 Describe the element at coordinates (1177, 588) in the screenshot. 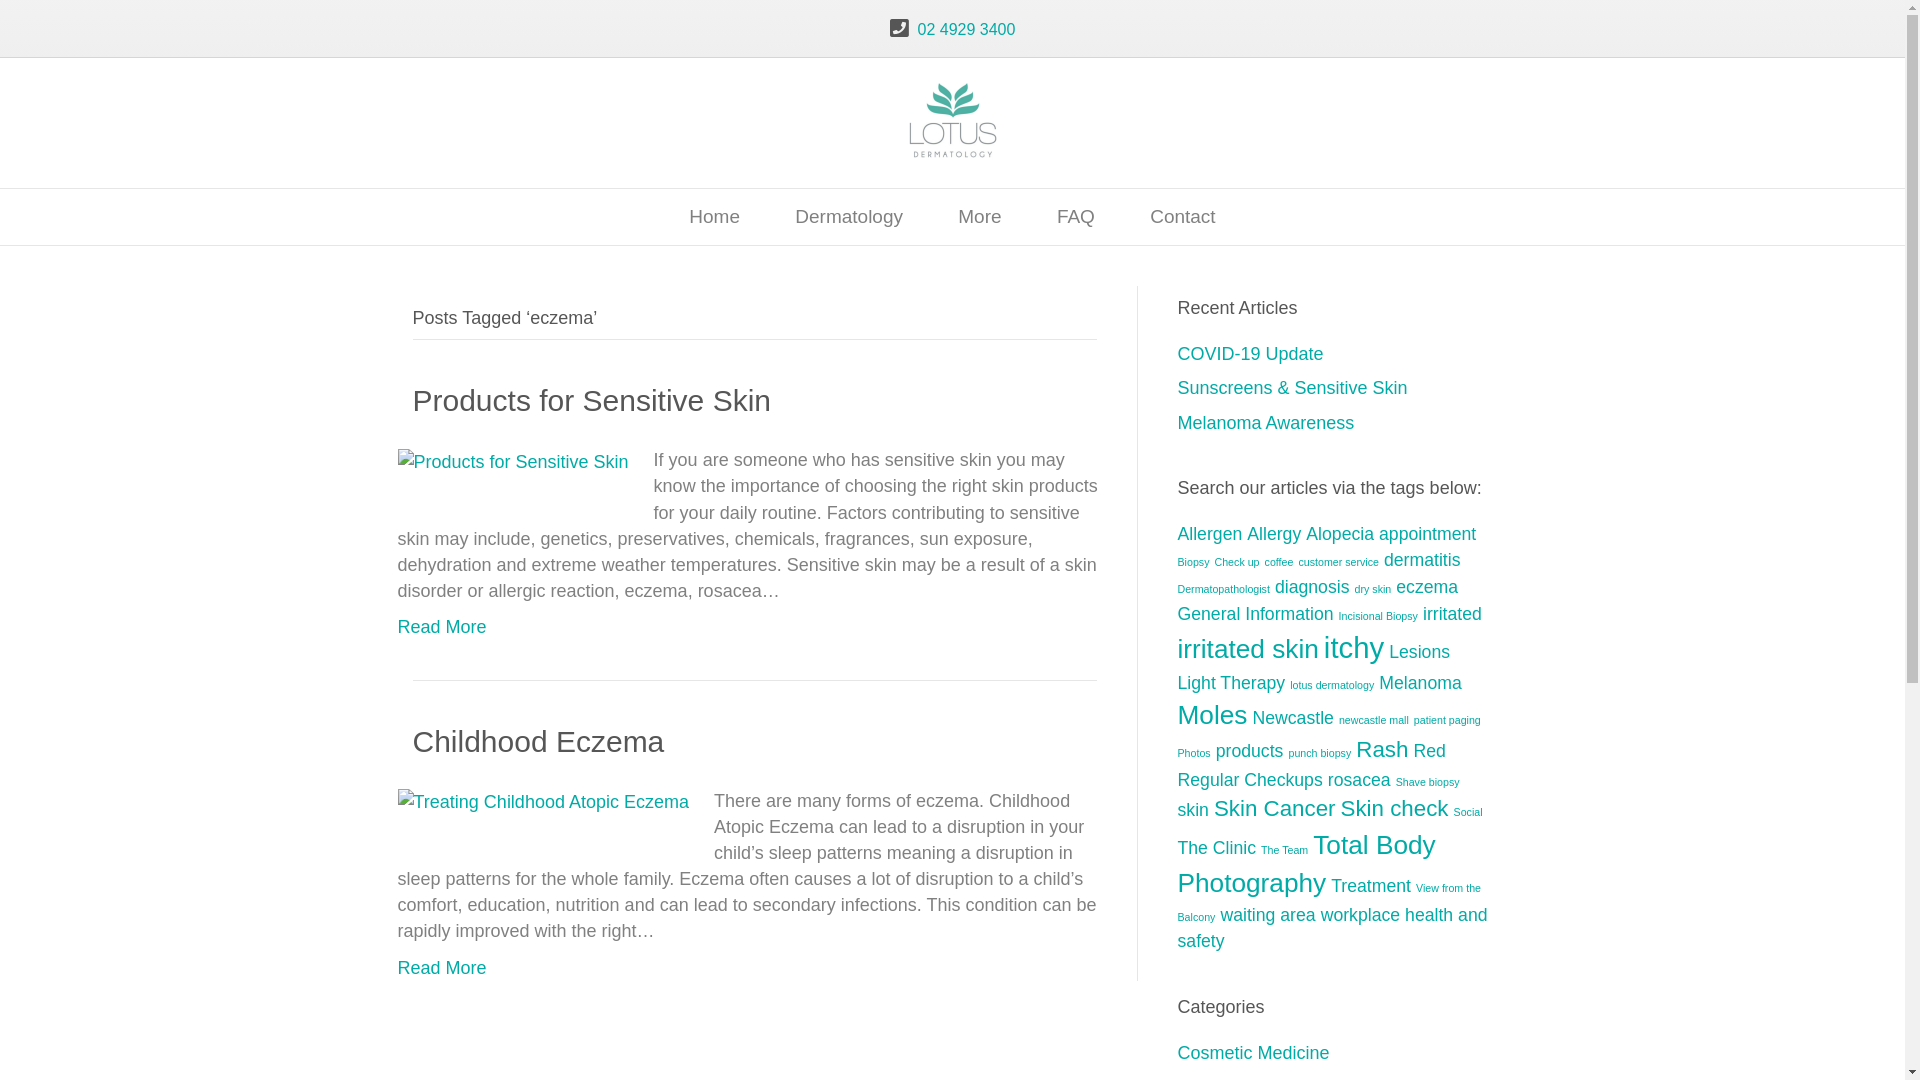

I see `'Dermatopathologist'` at that location.